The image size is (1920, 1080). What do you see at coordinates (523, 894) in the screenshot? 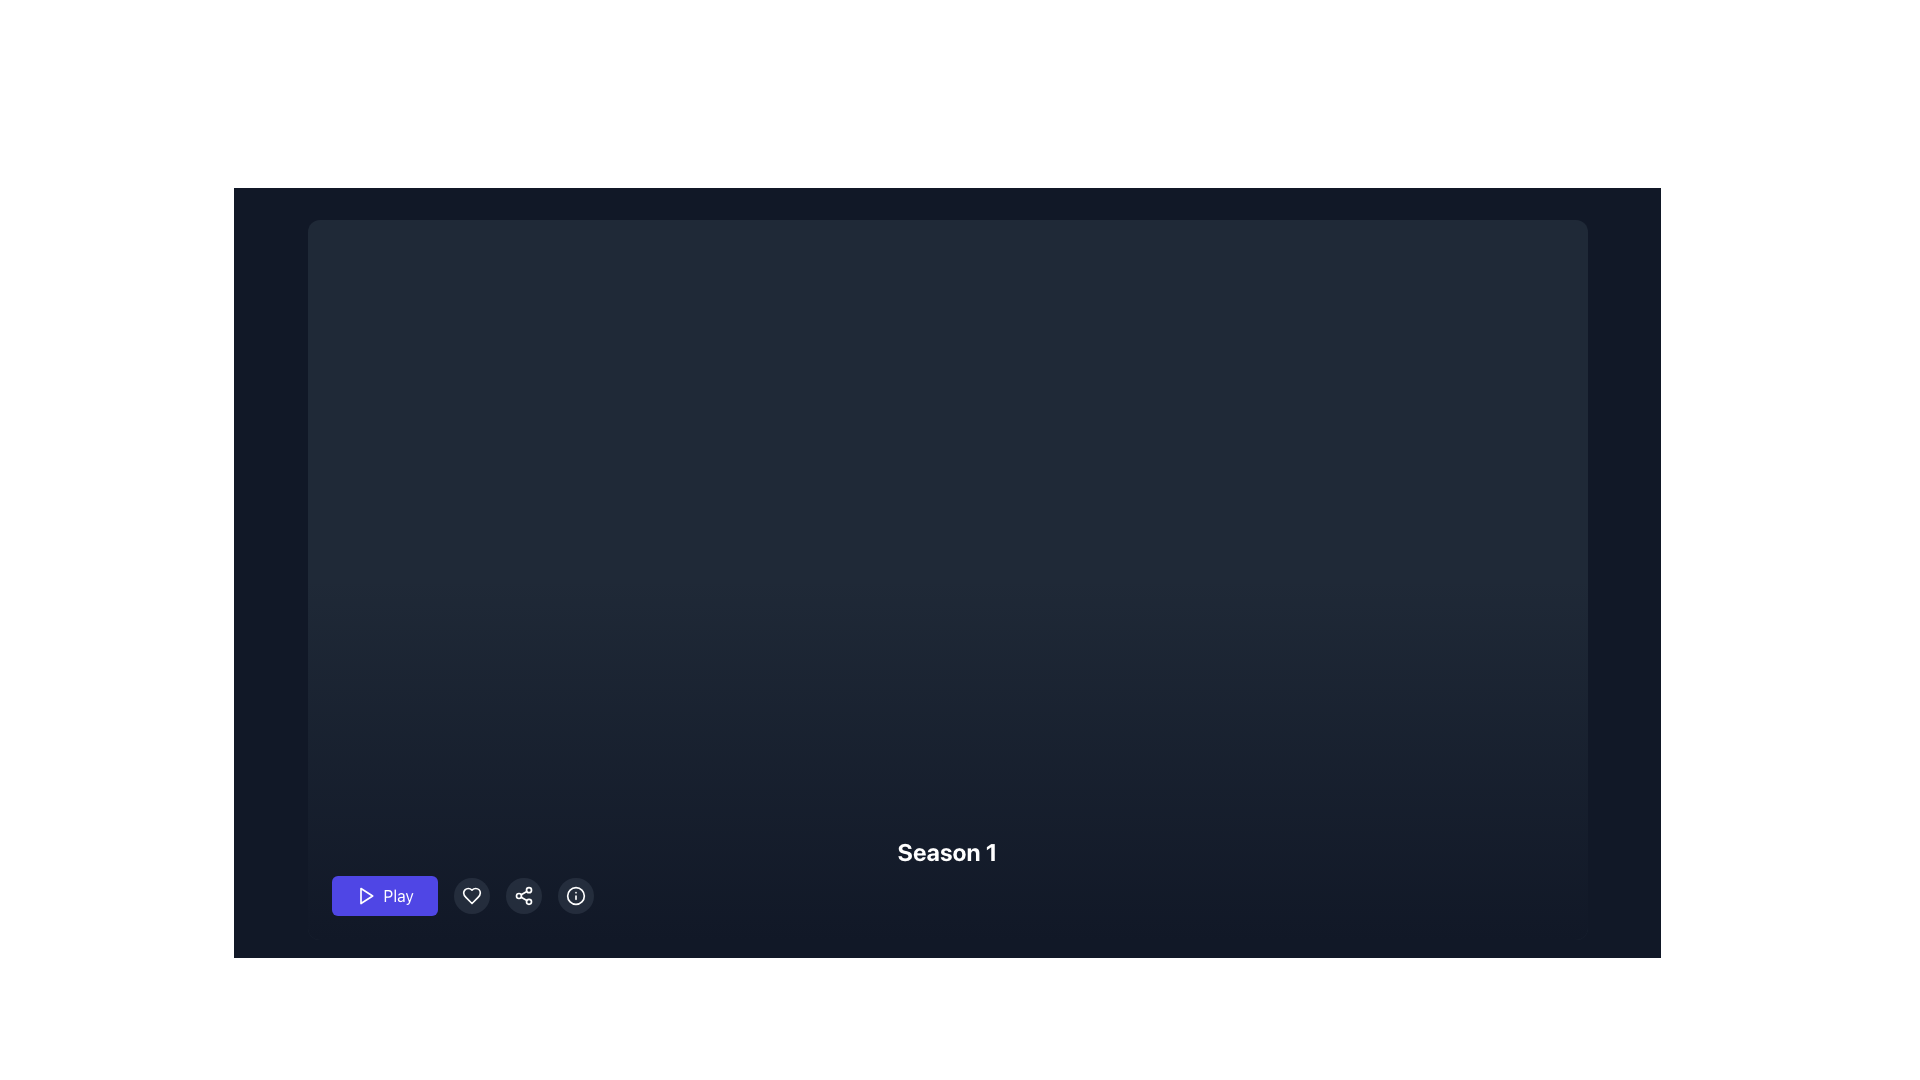
I see `the circular share button with three dots connected by lines, located between the heart-shaped button and the information icon` at bounding box center [523, 894].